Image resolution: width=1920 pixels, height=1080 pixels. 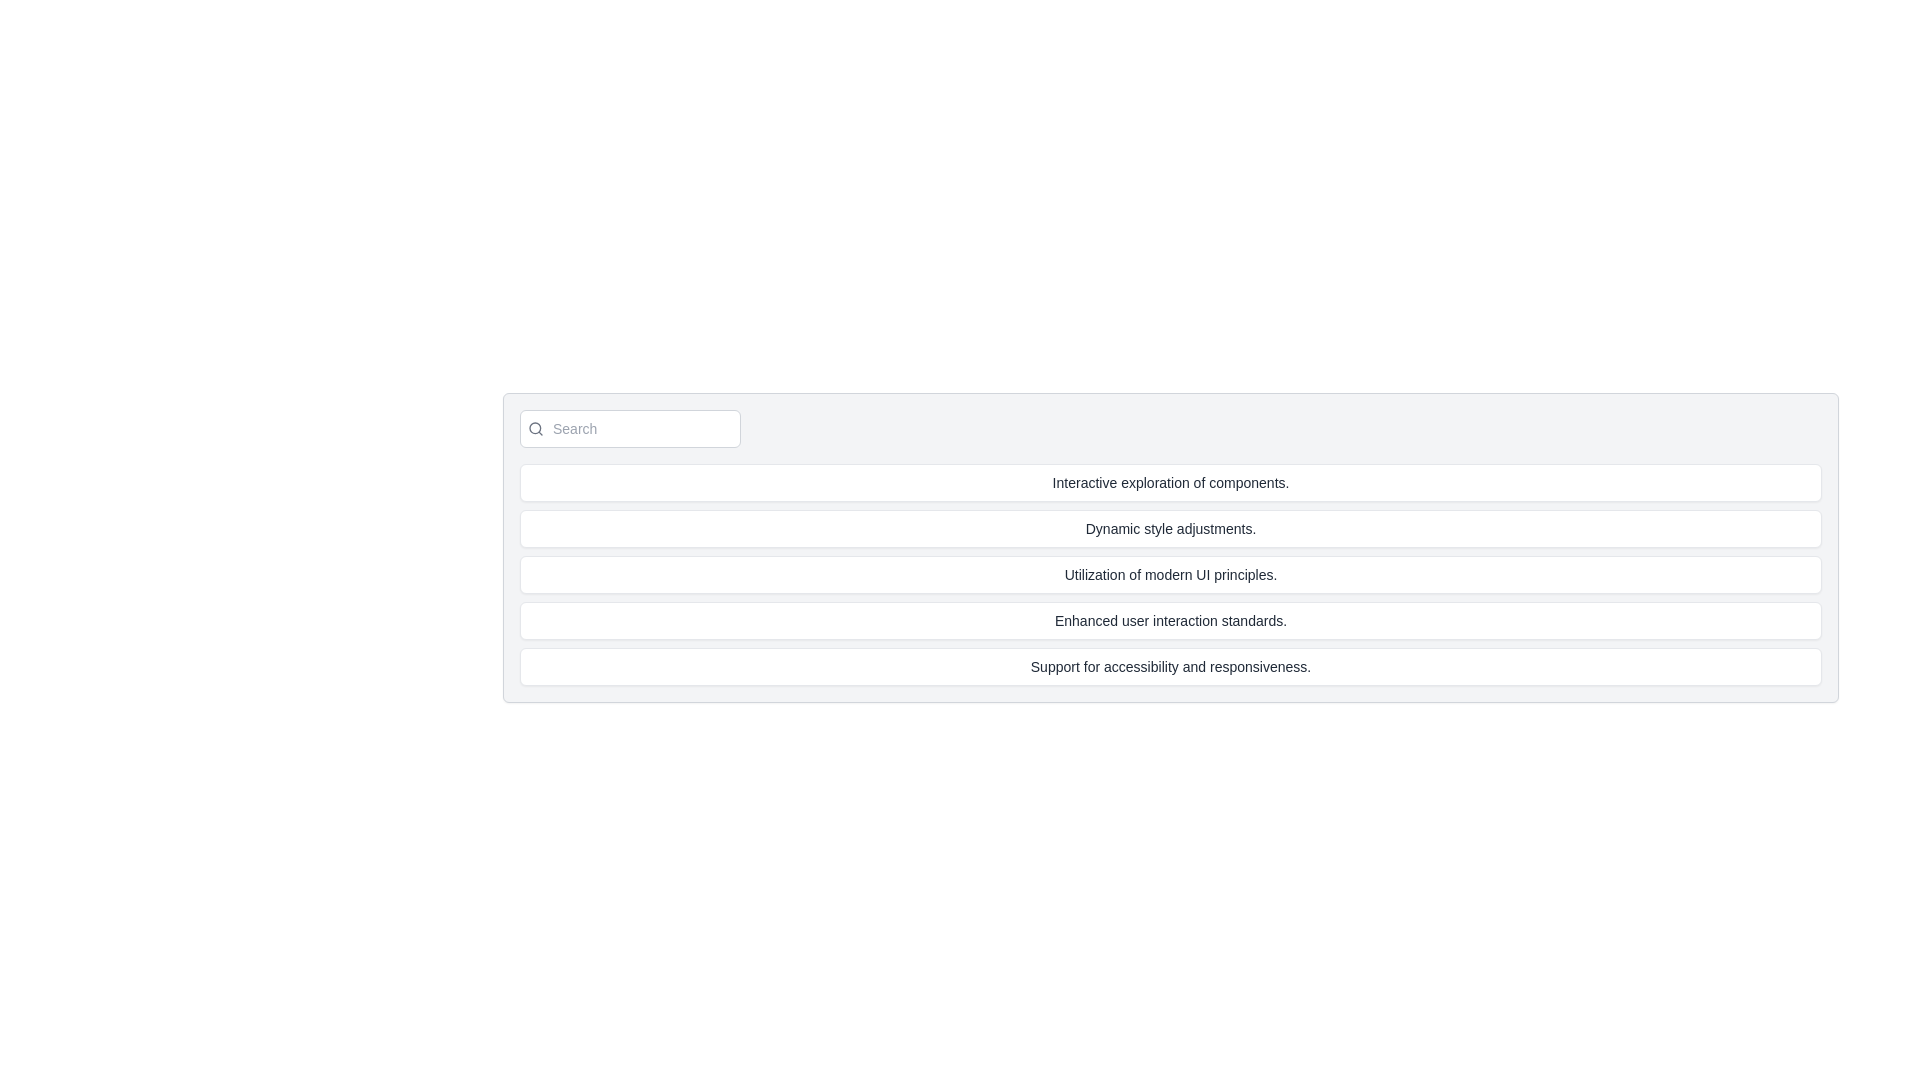 I want to click on the character 'd' in the word 'and' at the end of the sentence 'Support for accessibility and responsiveness.' which is displayed as the fifth item in a vertical list, so click(x=1201, y=667).